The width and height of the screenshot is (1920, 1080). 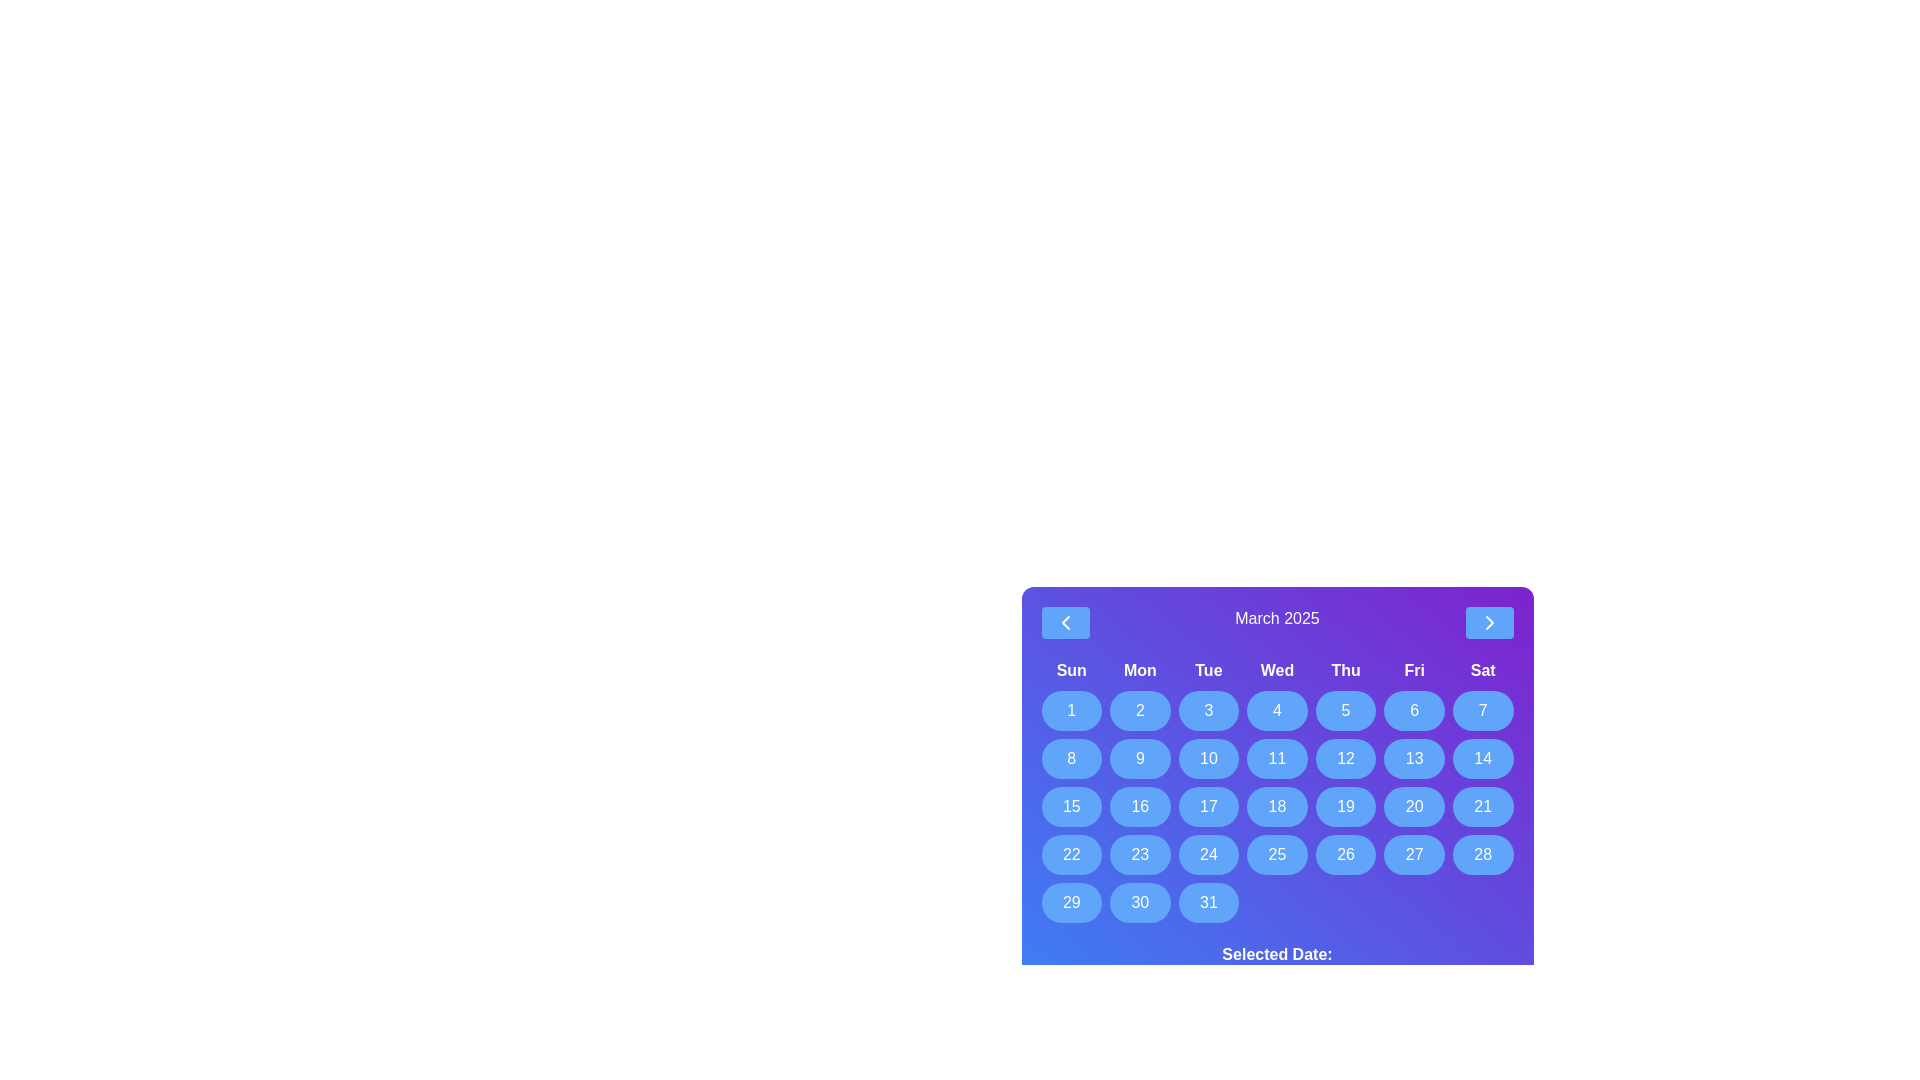 I want to click on the left-pointing chevron navigation button located in the top left corner of the calendar, so click(x=1064, y=622).